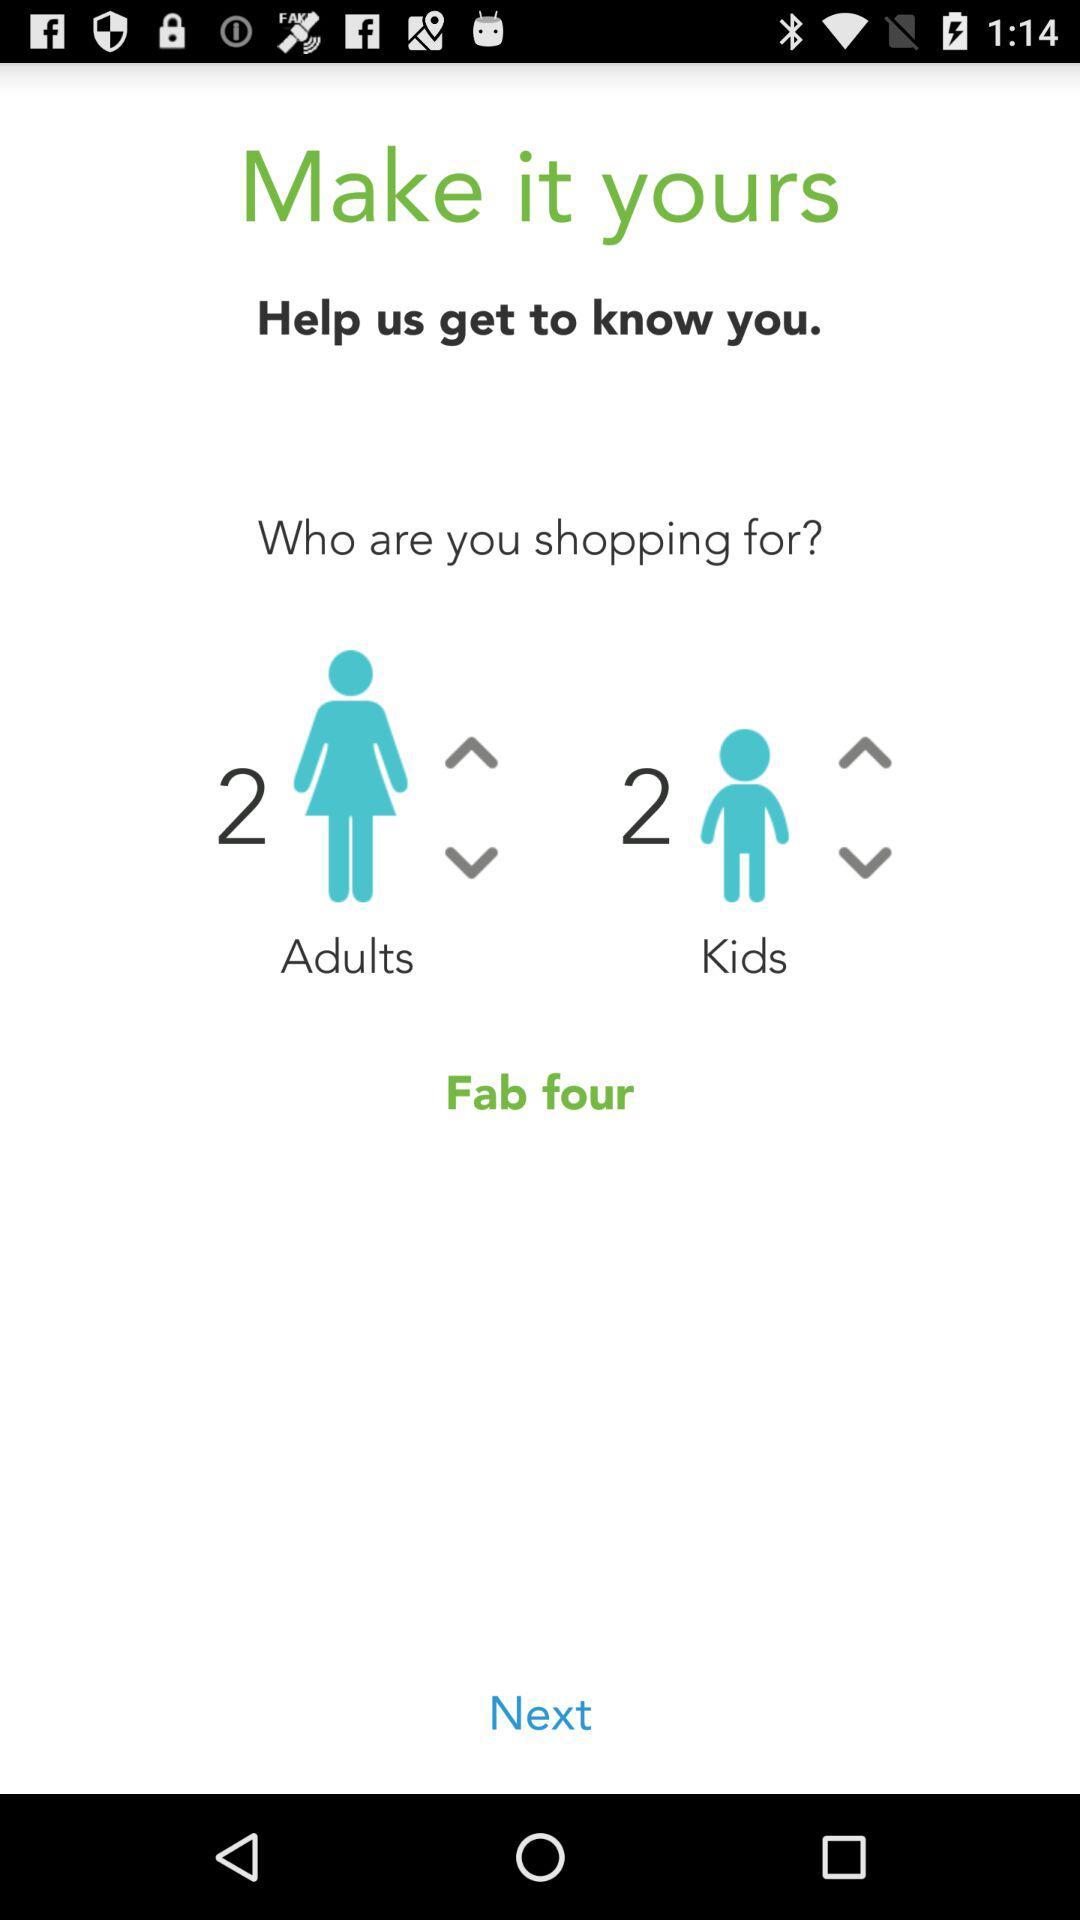 The height and width of the screenshot is (1920, 1080). What do you see at coordinates (864, 862) in the screenshot?
I see `decrease the number of childs for the app` at bounding box center [864, 862].